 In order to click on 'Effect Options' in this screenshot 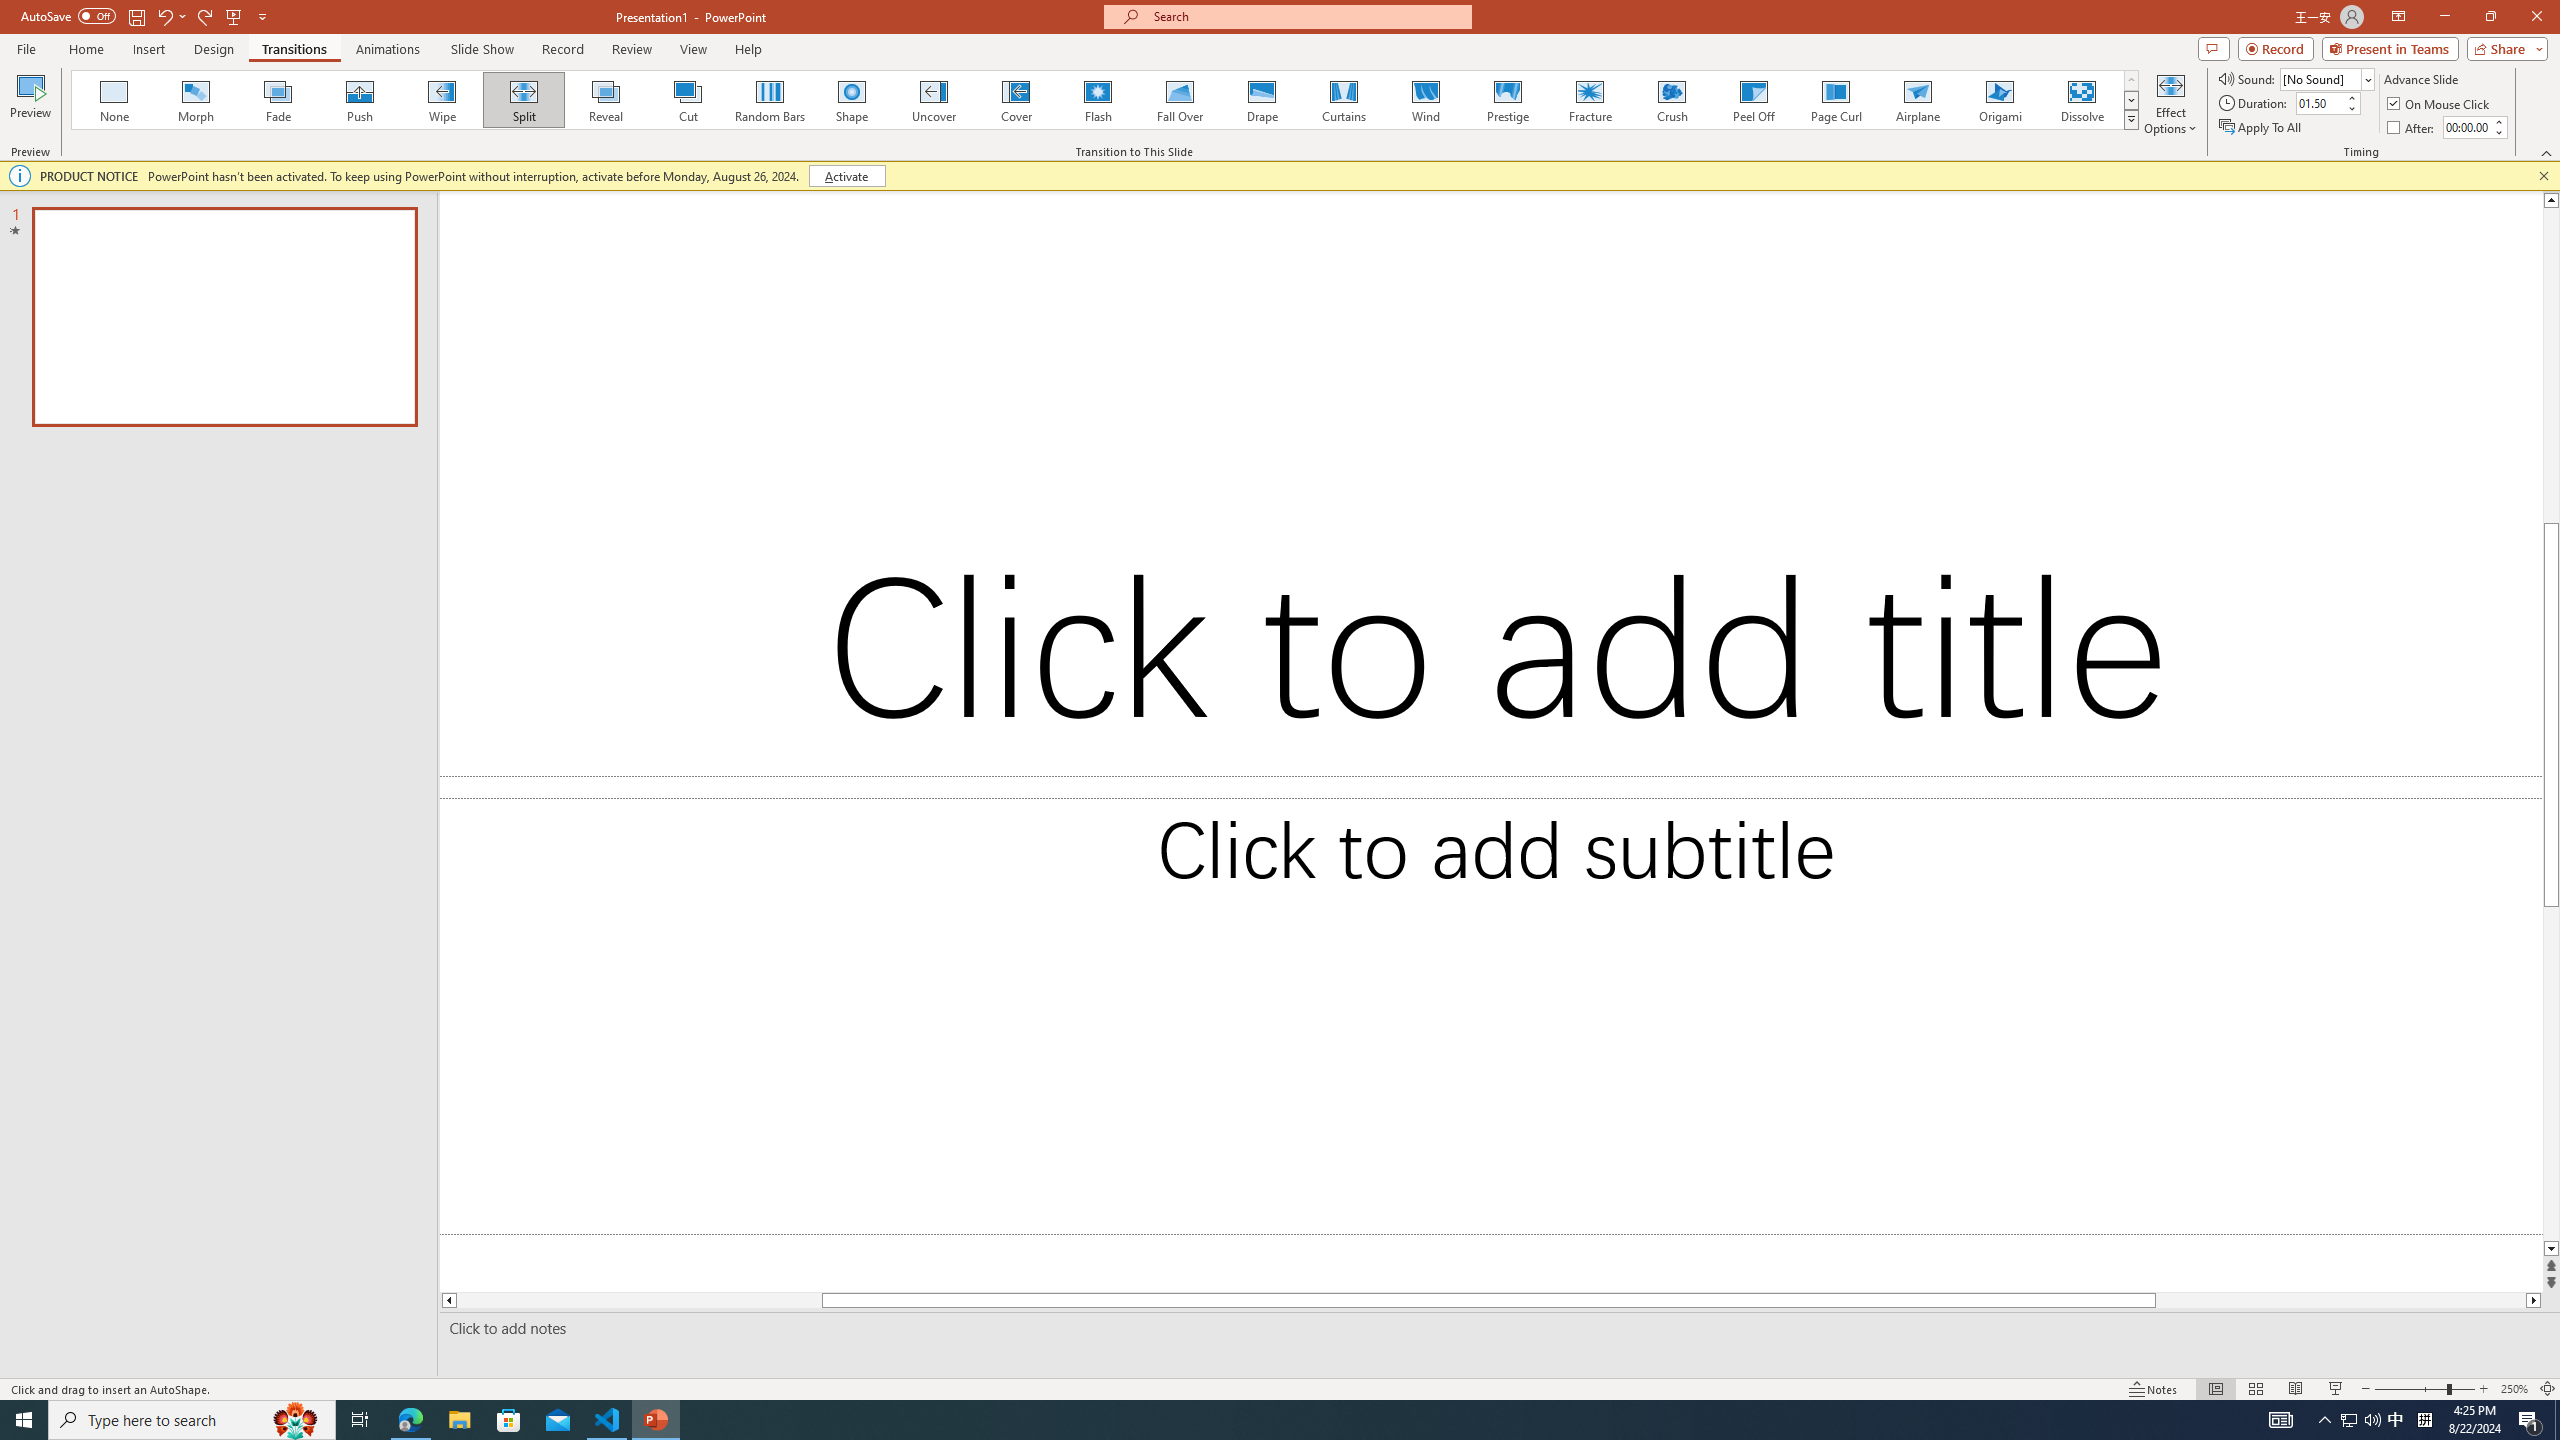, I will do `click(2169, 103)`.